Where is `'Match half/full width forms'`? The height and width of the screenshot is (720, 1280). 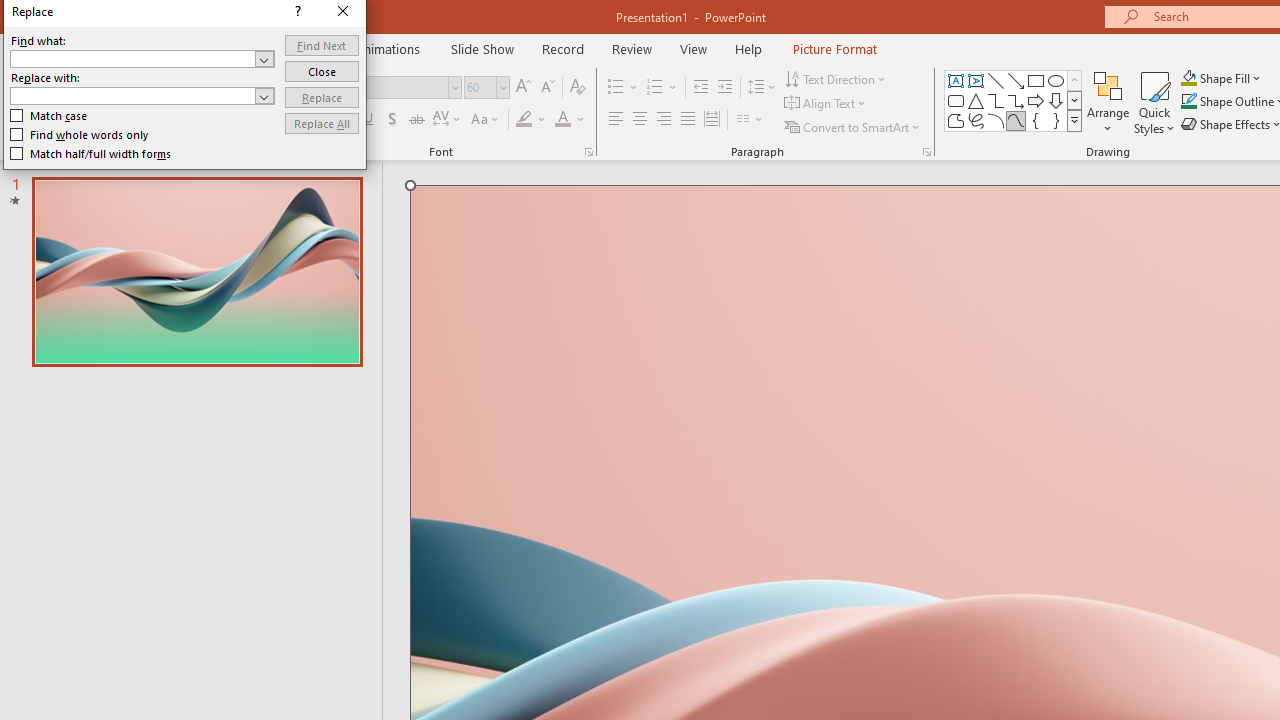
'Match half/full width forms' is located at coordinates (90, 153).